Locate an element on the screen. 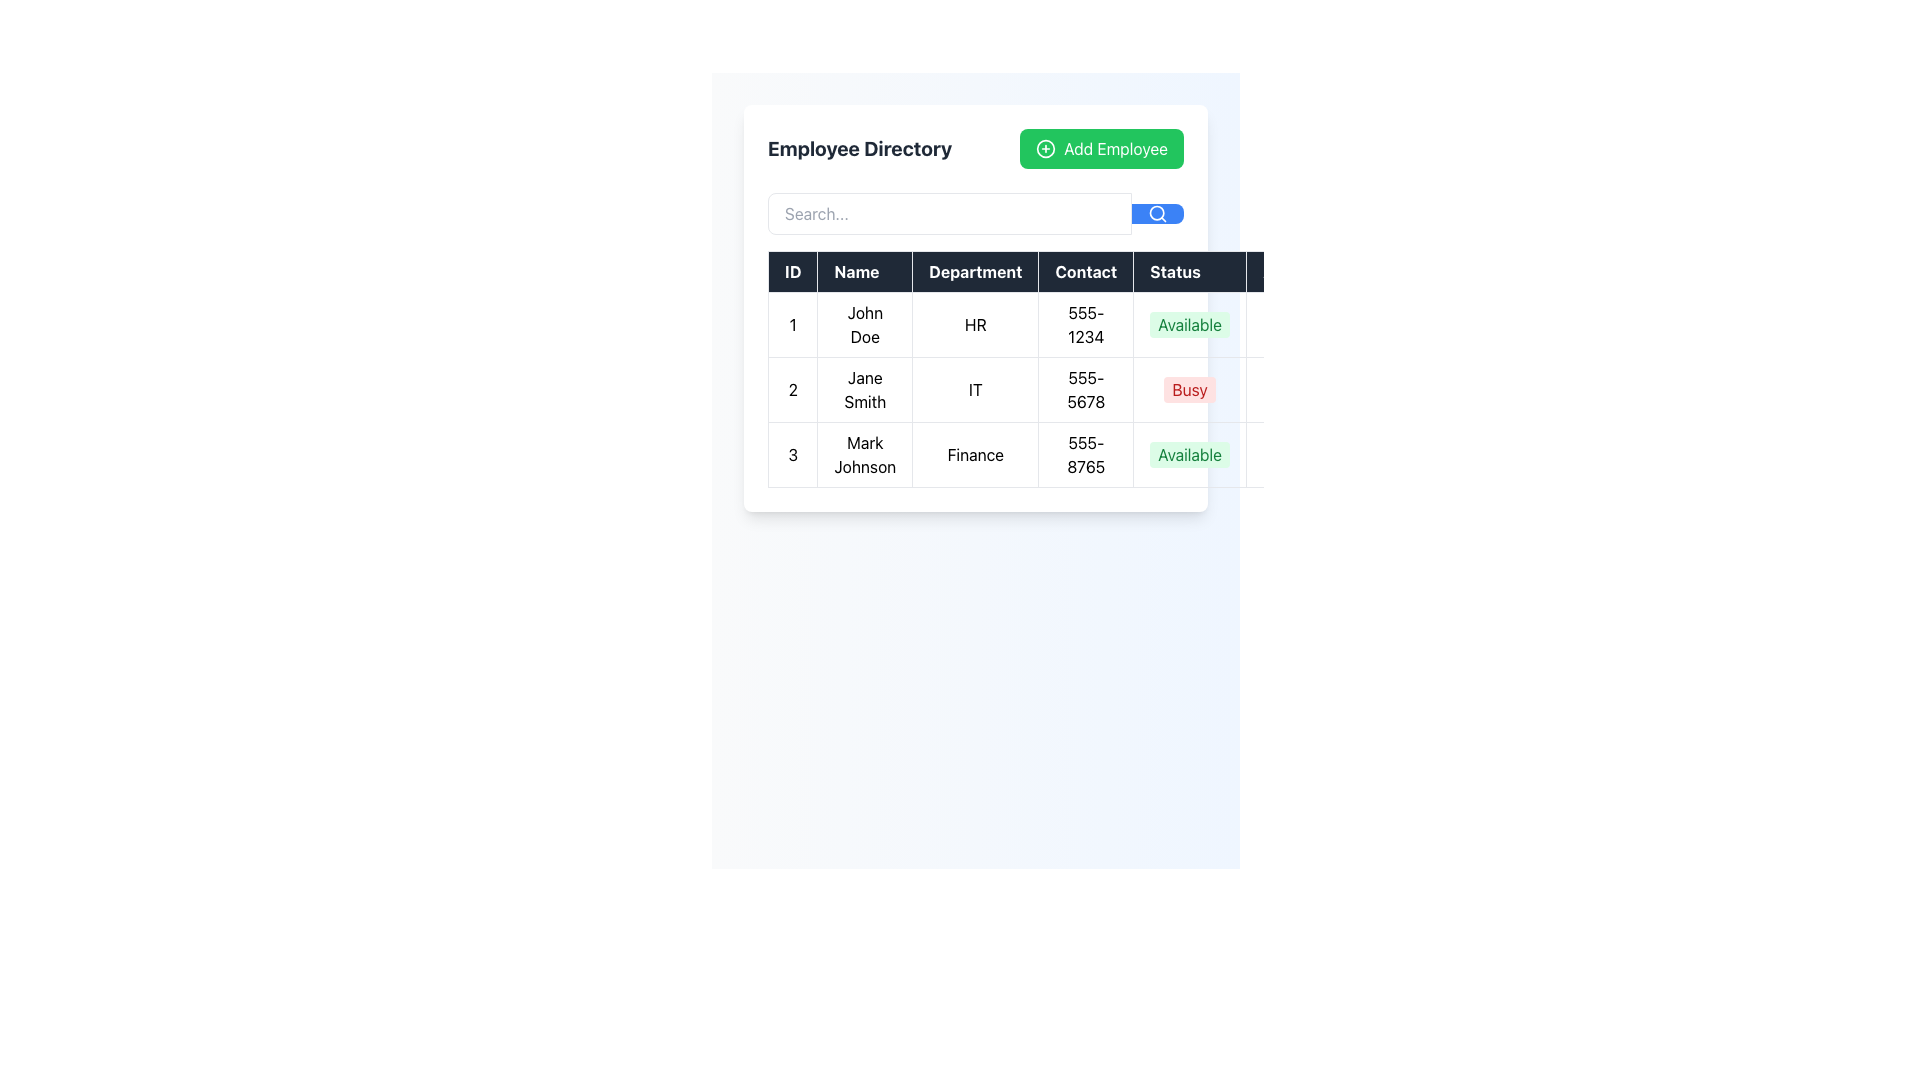 This screenshot has width=1920, height=1080. the decorative circle SVG component that indicates the search field, located in the header area near the search input field is located at coordinates (1157, 213).